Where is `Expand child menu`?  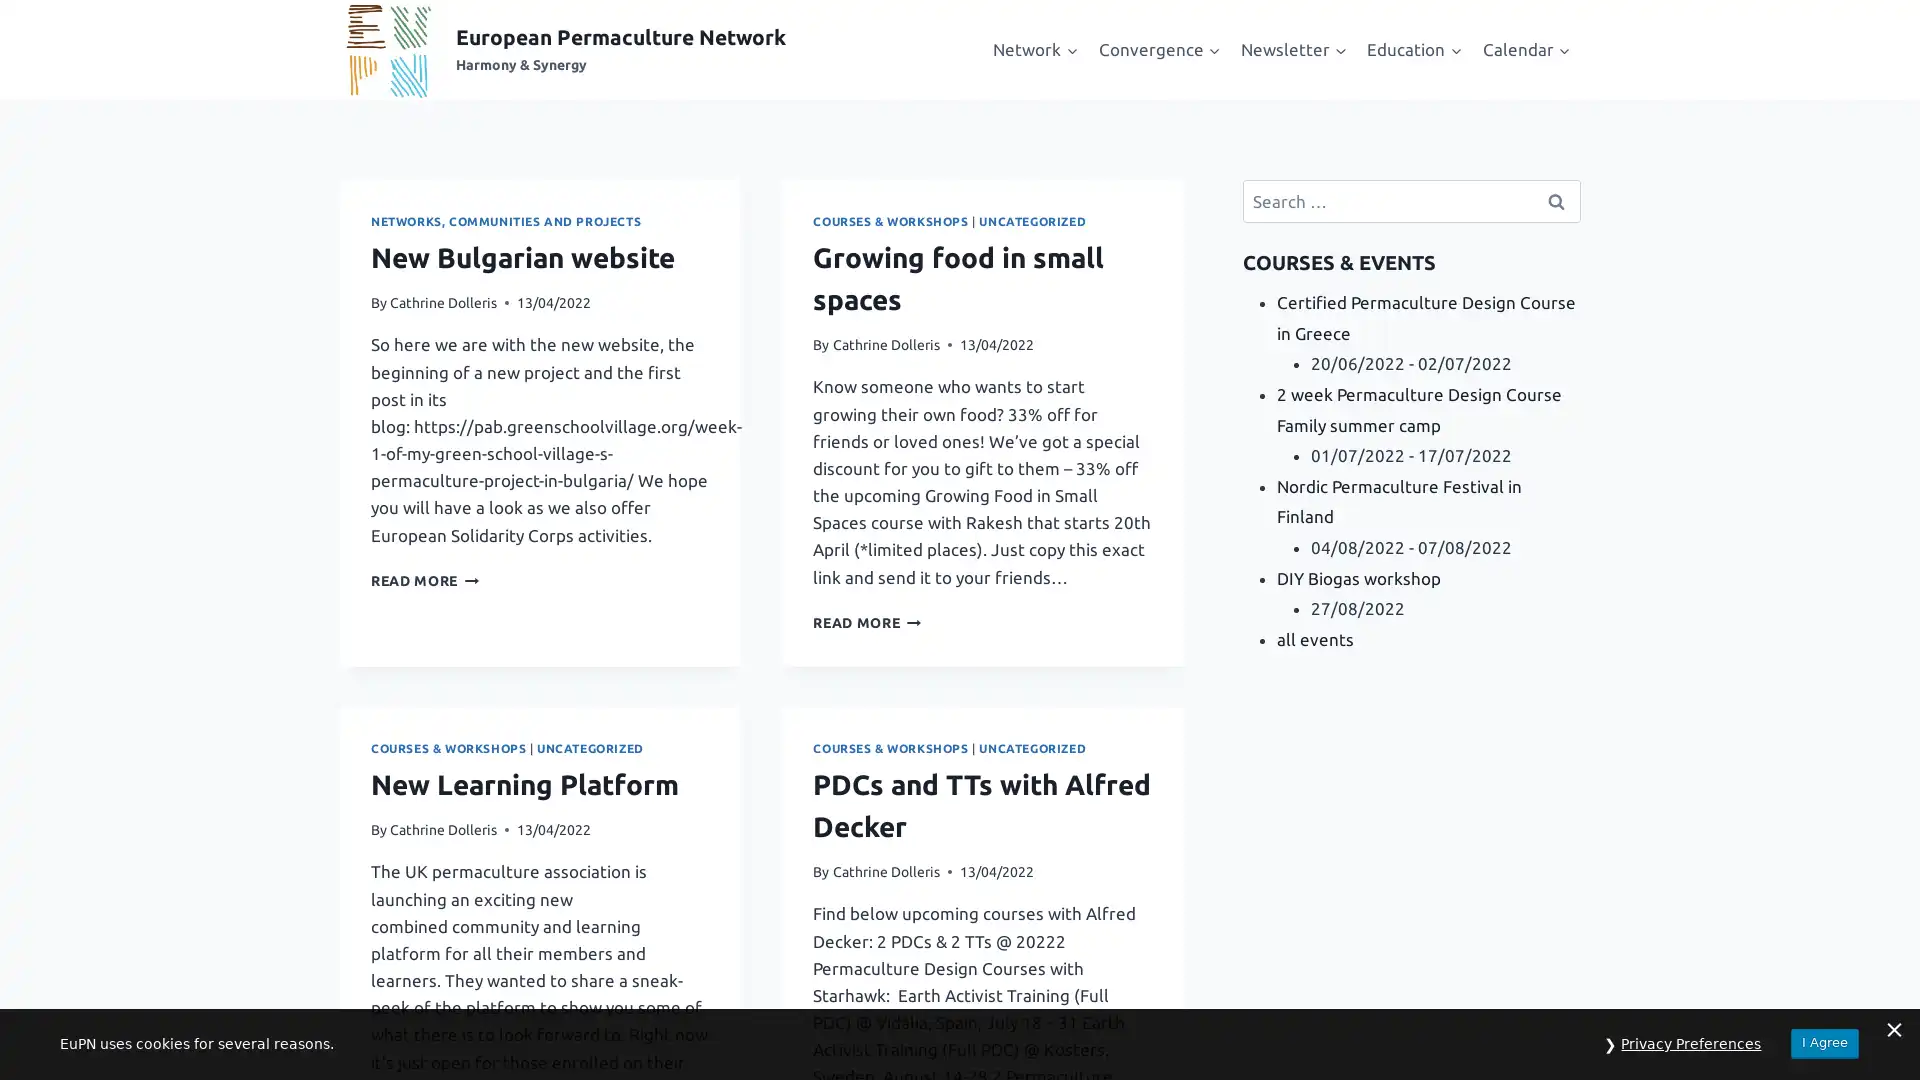 Expand child menu is located at coordinates (1158, 48).